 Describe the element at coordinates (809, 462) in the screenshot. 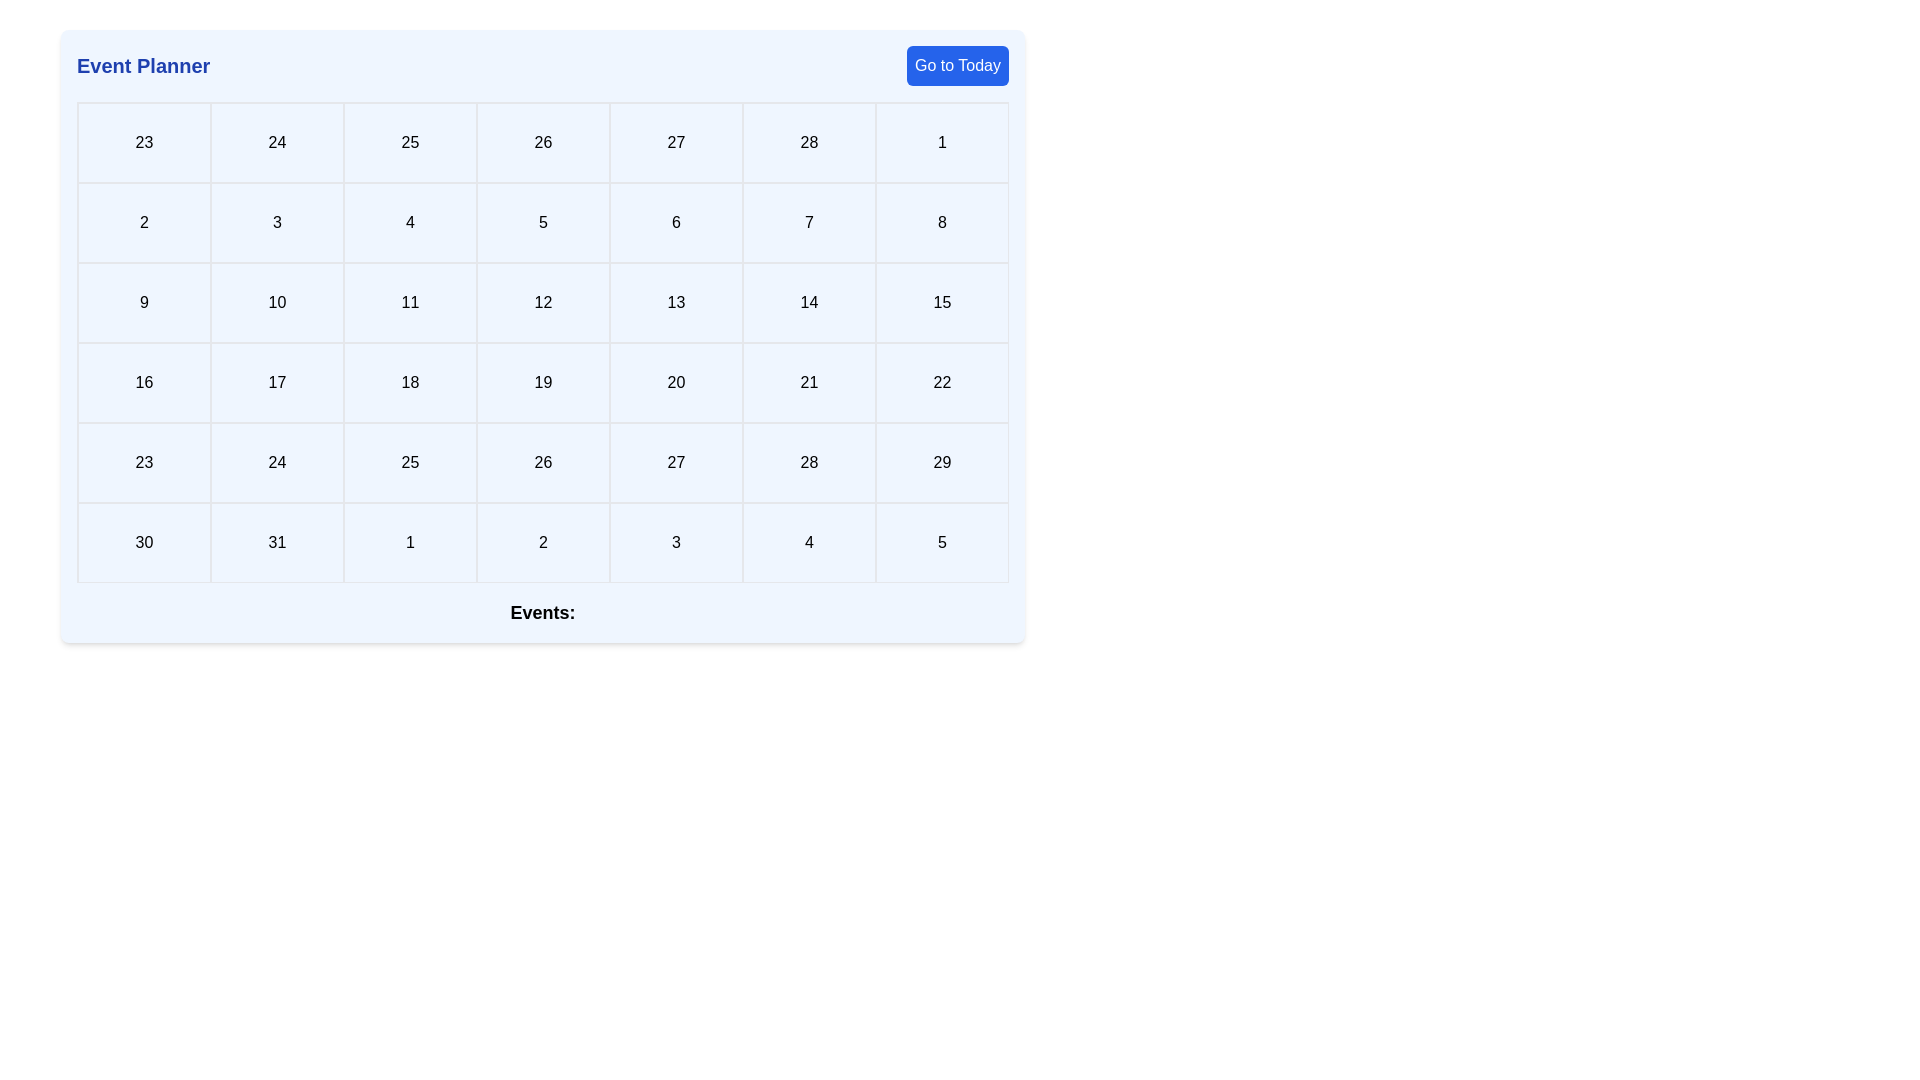

I see `the calendar day cell displaying the number '28'` at that location.